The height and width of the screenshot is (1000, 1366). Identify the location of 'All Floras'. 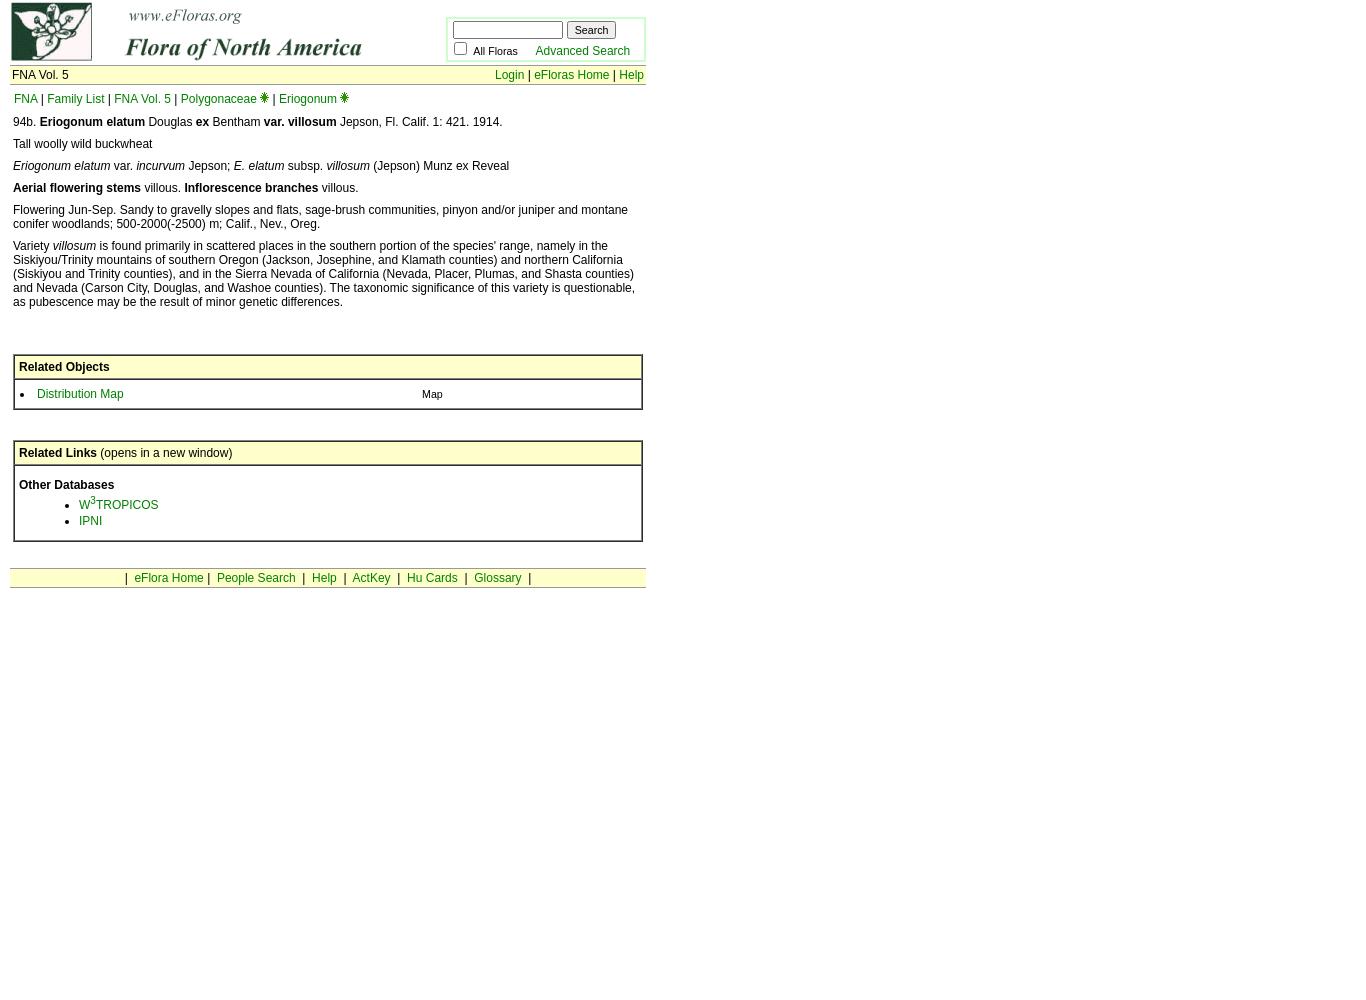
(504, 51).